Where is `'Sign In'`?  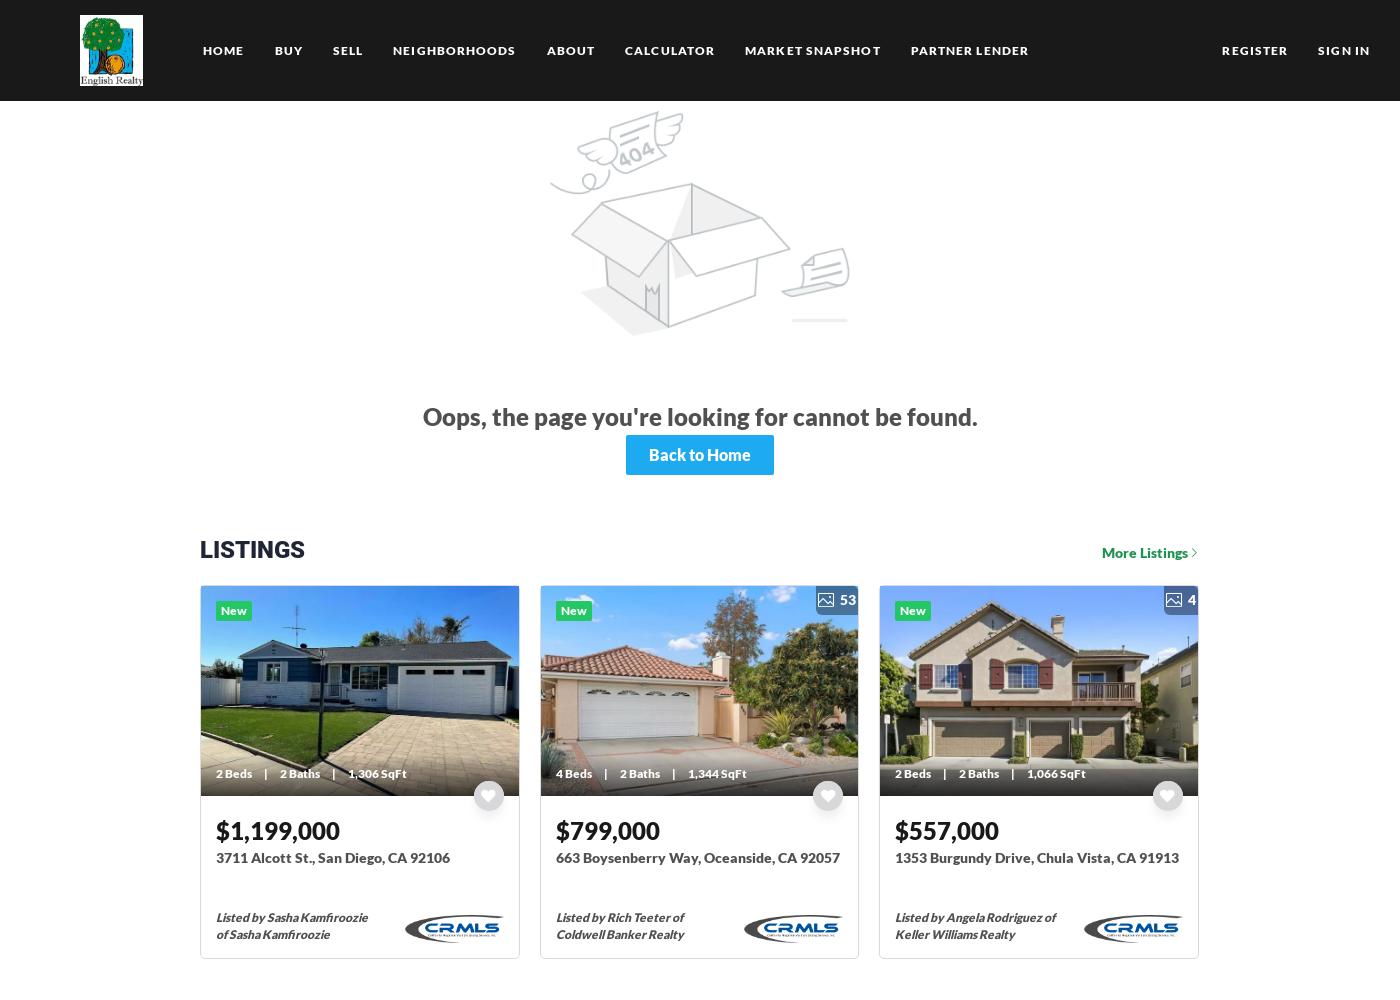 'Sign In' is located at coordinates (1344, 50).